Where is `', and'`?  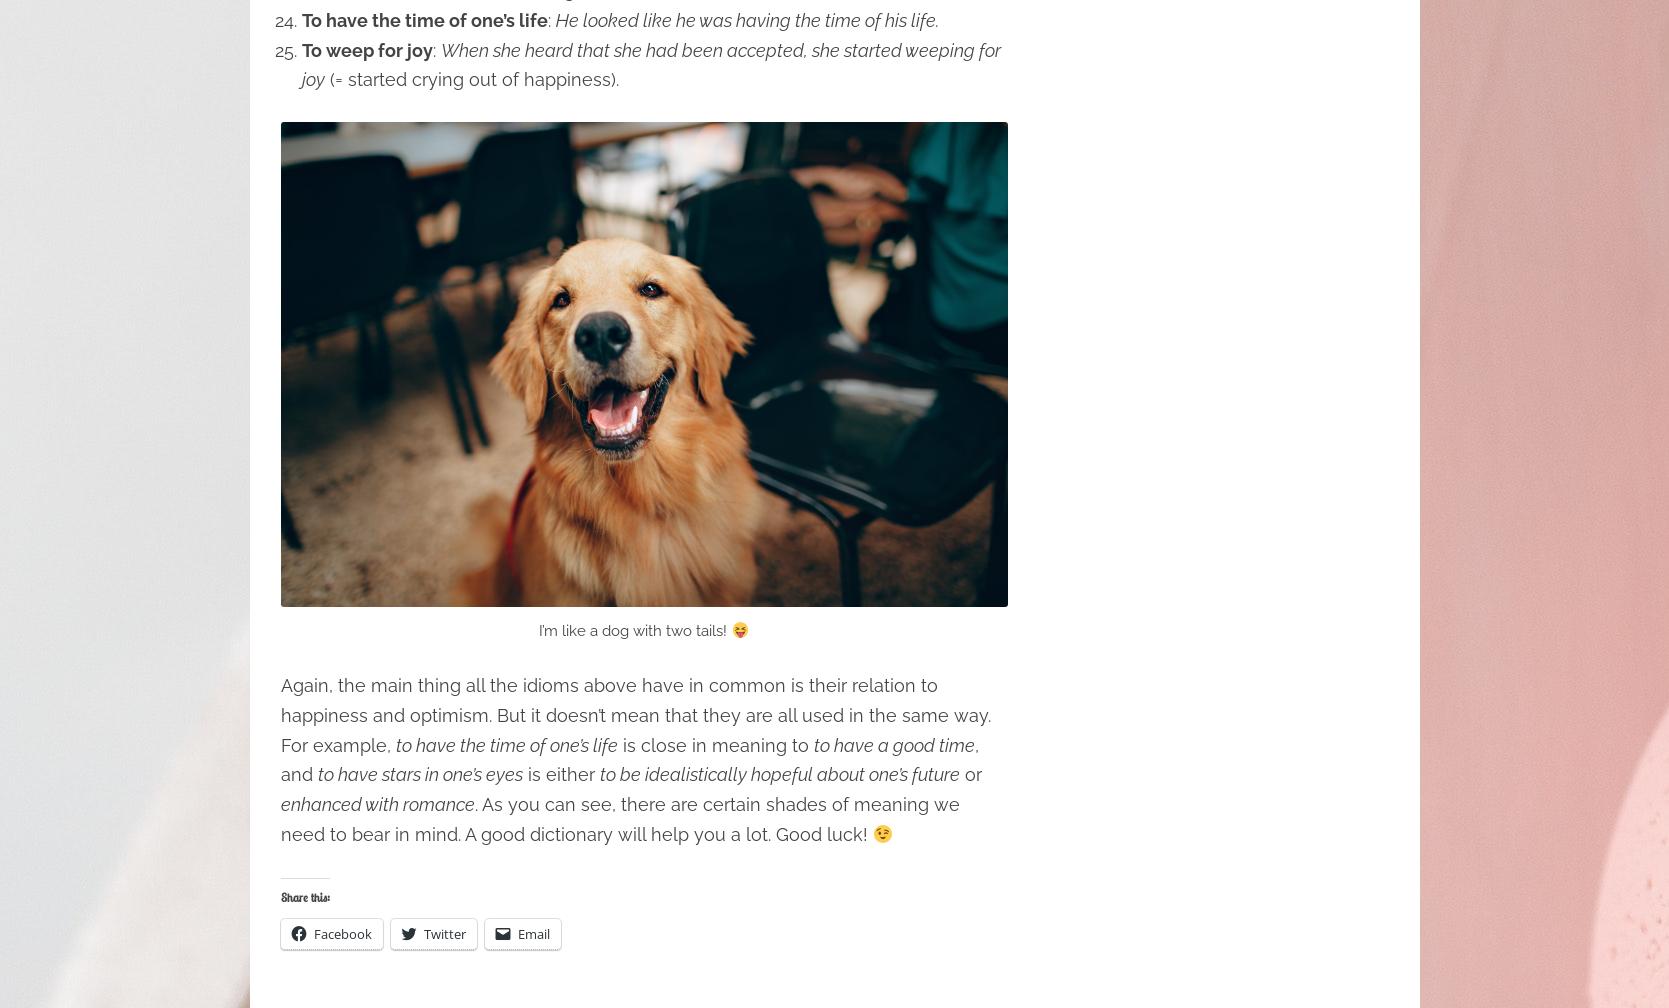 ', and' is located at coordinates (629, 759).